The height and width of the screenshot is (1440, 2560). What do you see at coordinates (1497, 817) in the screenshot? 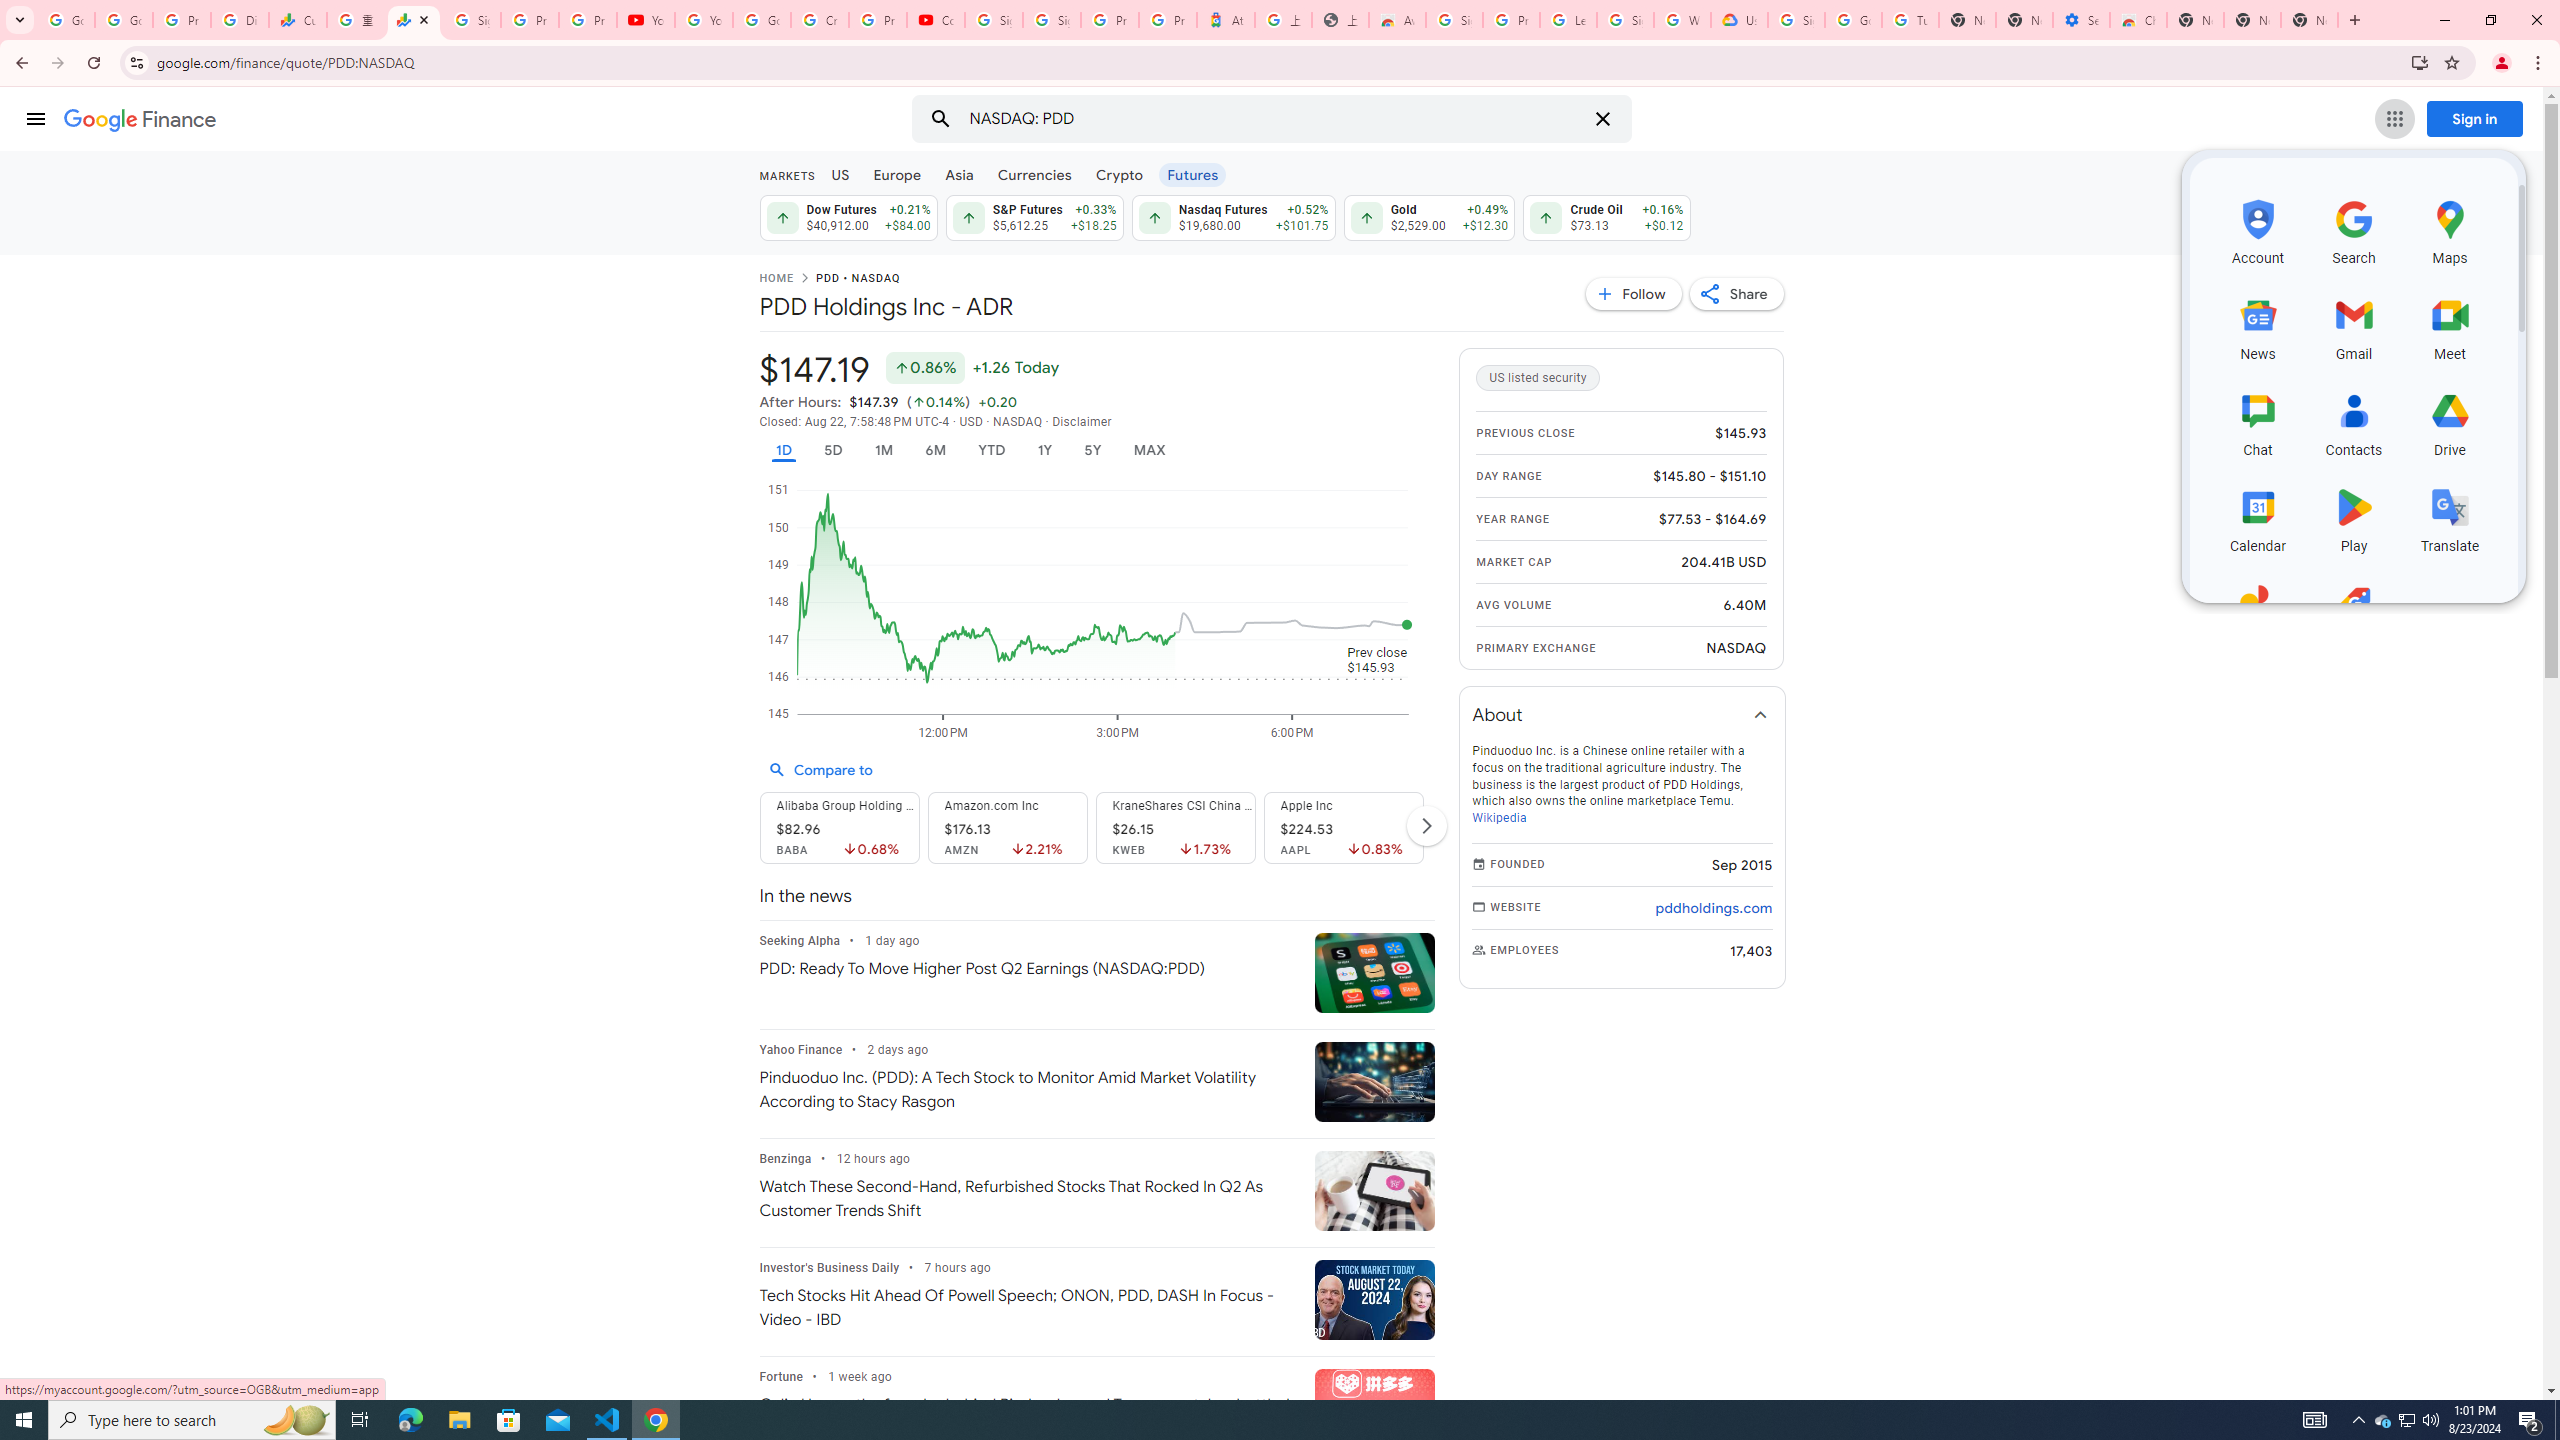
I see `'Wikipedia'` at bounding box center [1497, 817].